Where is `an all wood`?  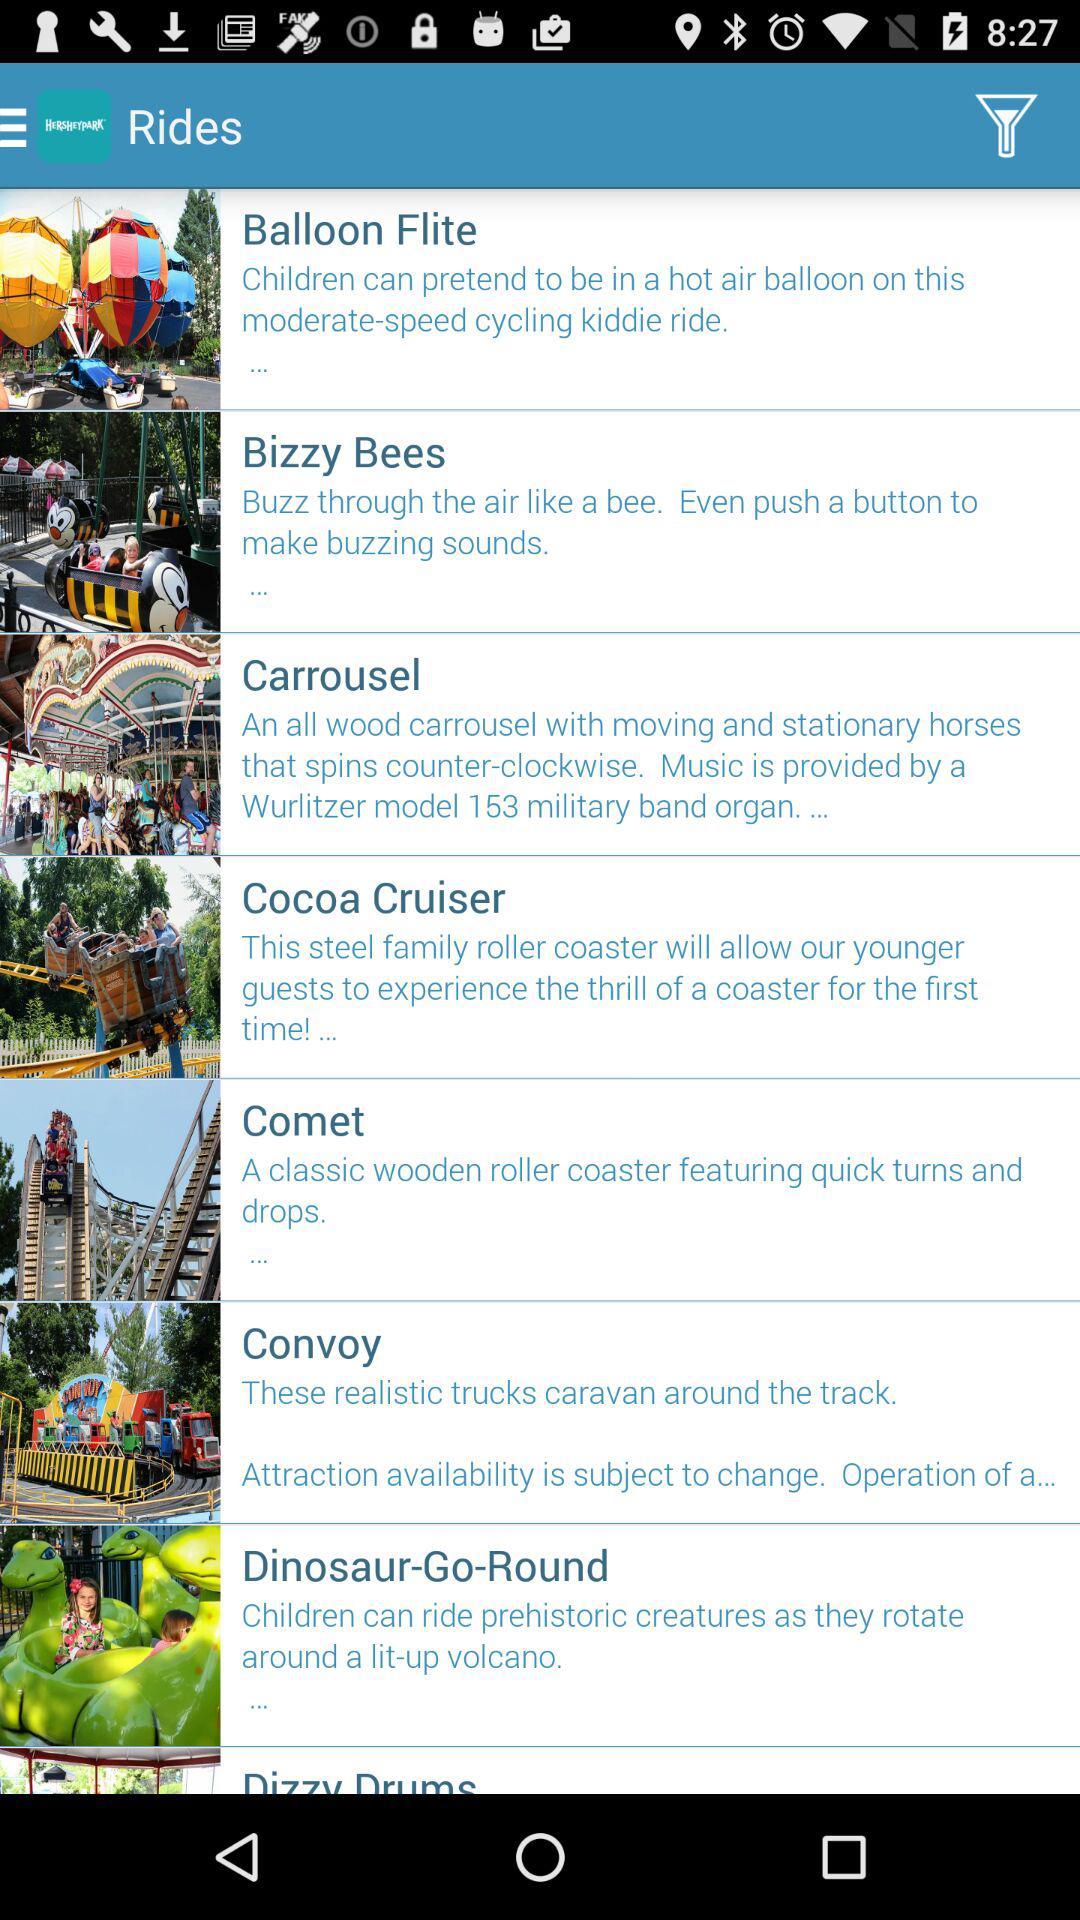
an all wood is located at coordinates (650, 772).